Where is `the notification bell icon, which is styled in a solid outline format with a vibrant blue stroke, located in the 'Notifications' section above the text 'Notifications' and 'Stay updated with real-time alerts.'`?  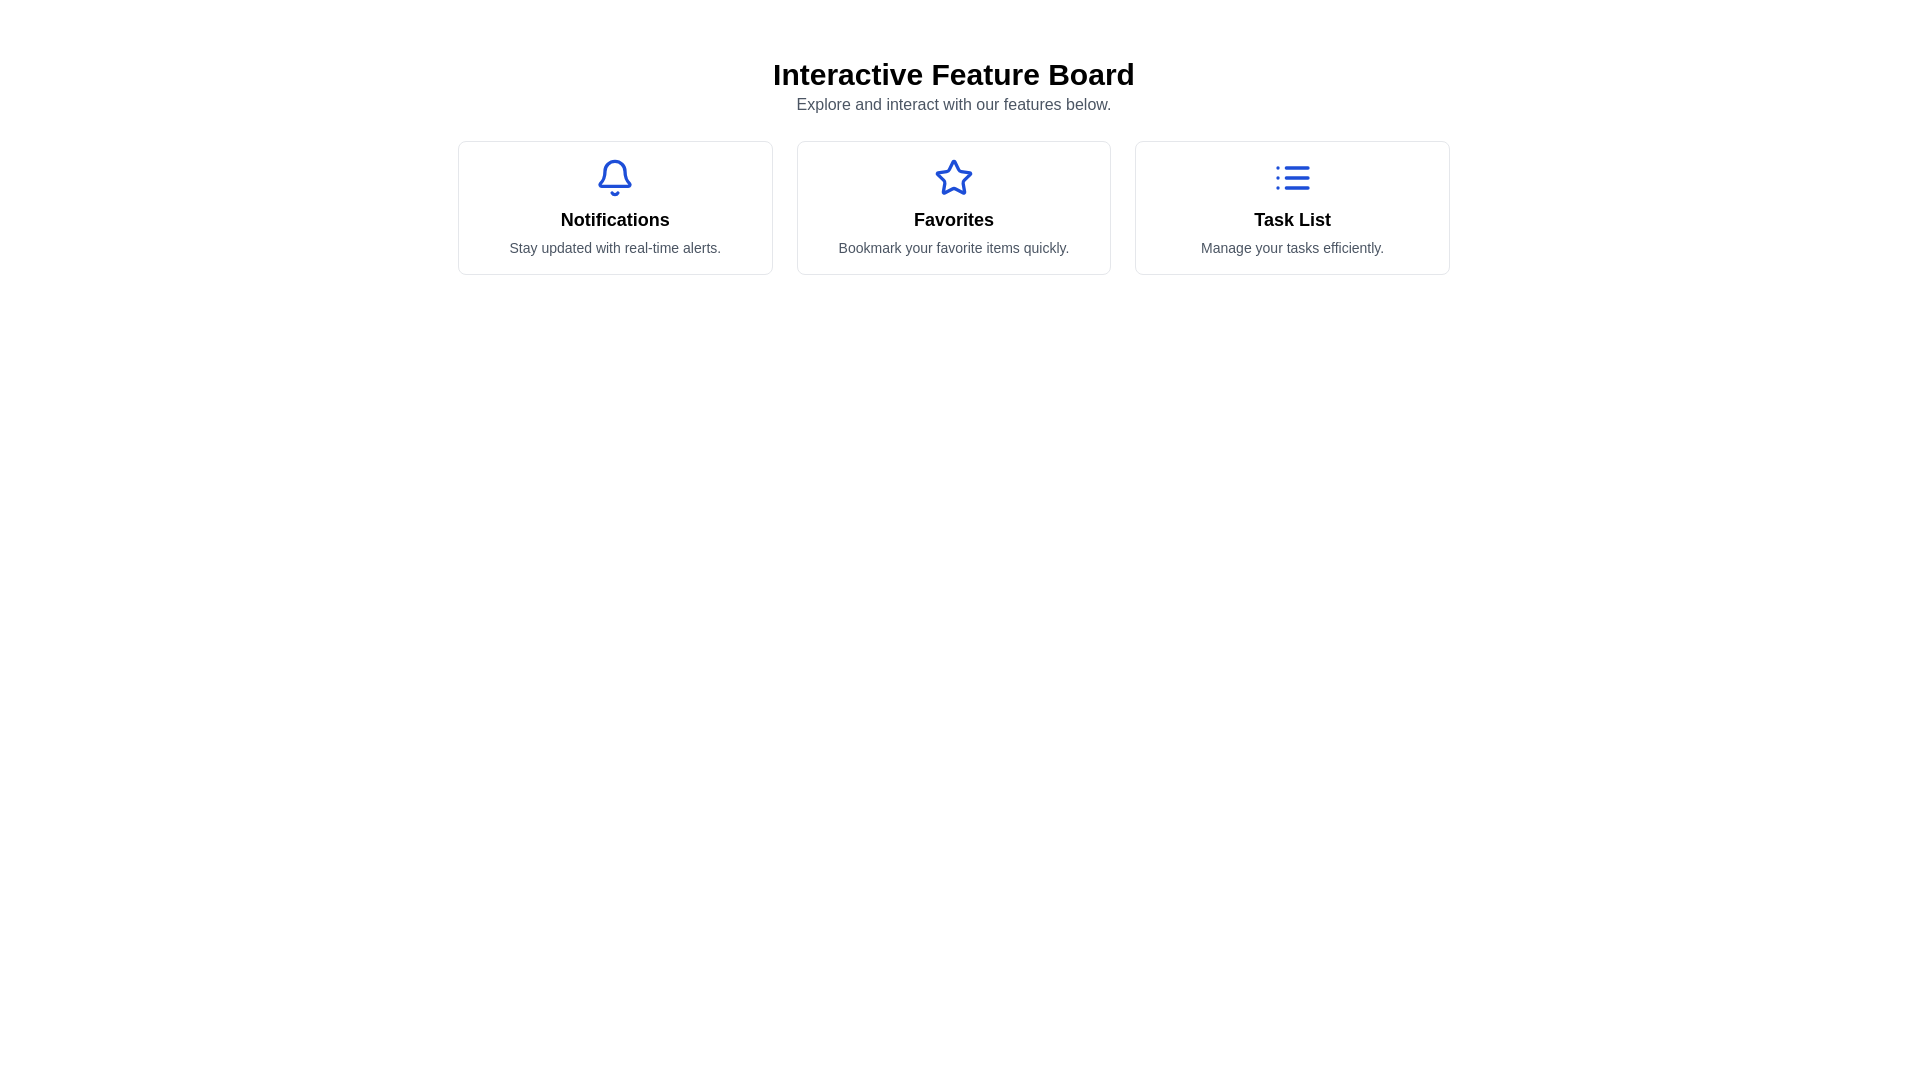
the notification bell icon, which is styled in a solid outline format with a vibrant blue stroke, located in the 'Notifications' section above the text 'Notifications' and 'Stay updated with real-time alerts.' is located at coordinates (614, 176).